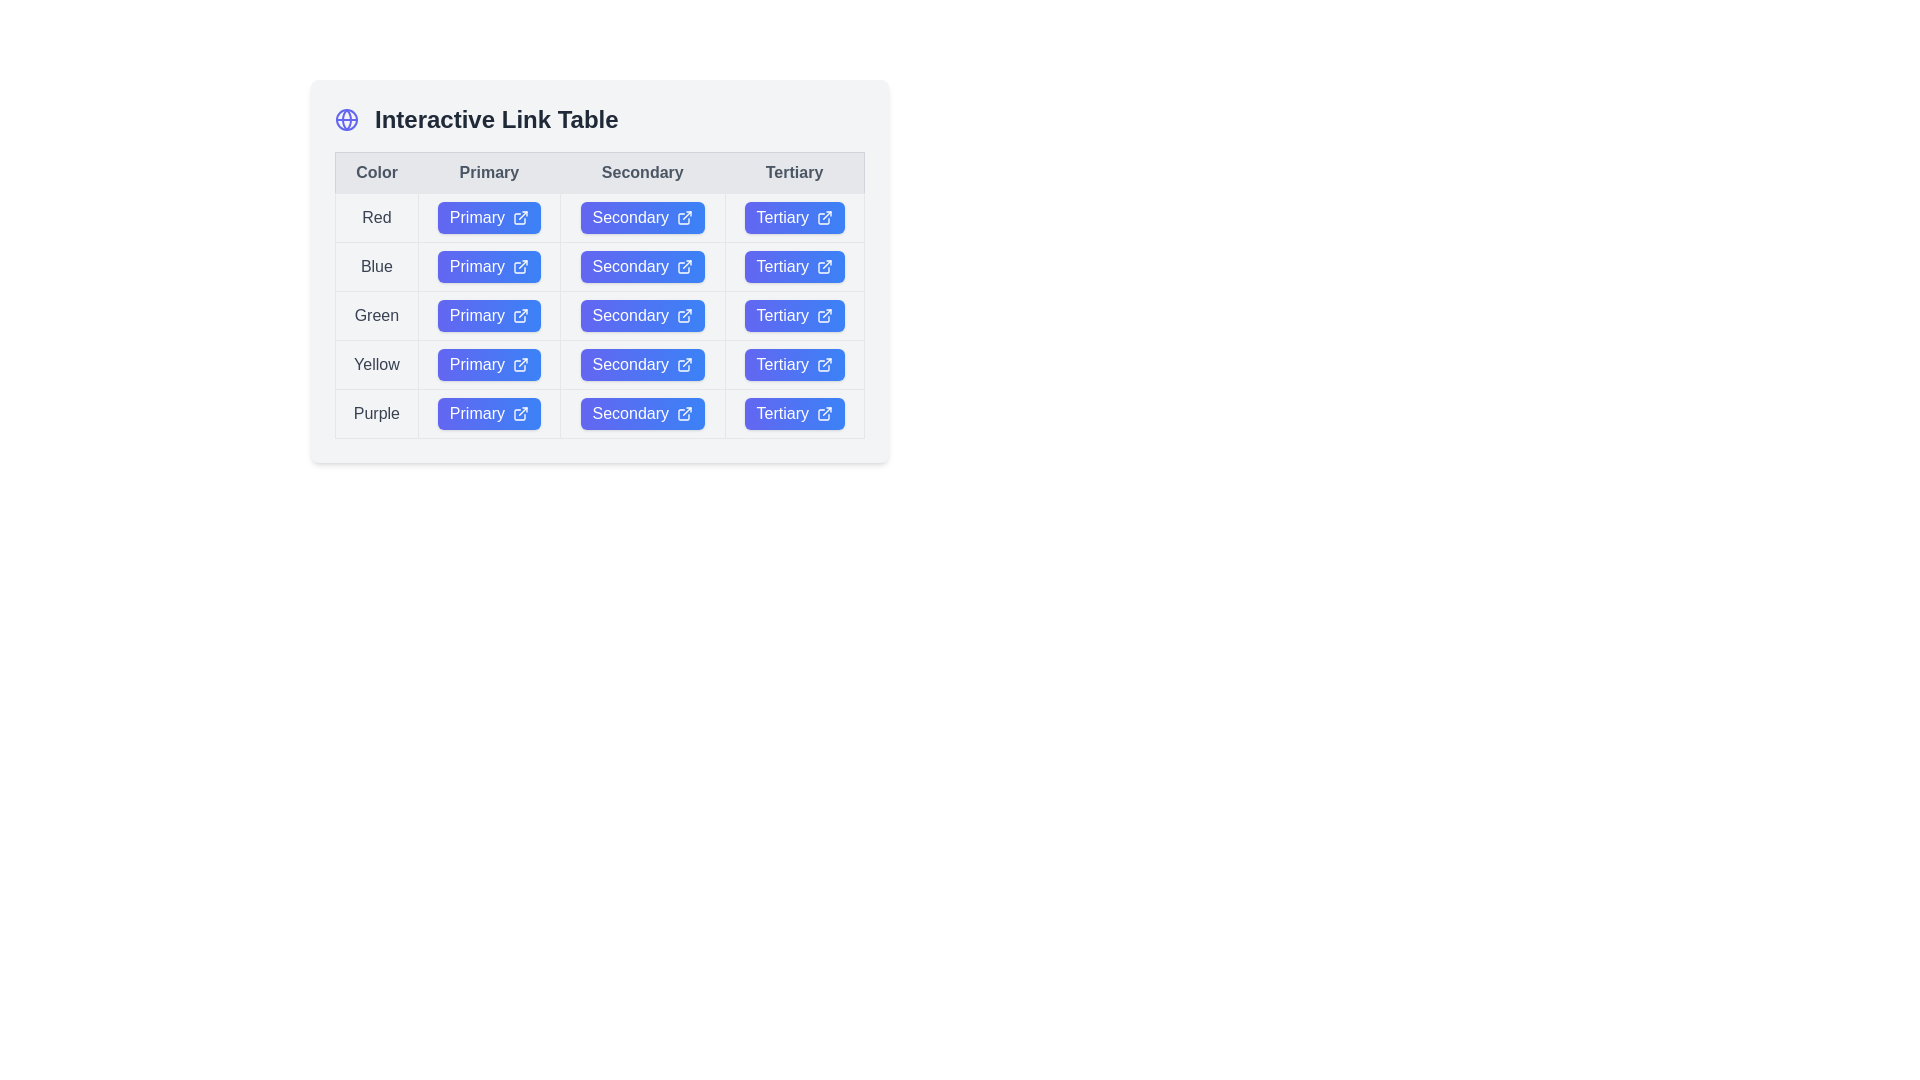  Describe the element at coordinates (489, 412) in the screenshot. I see `the 'Primary' button with a gradient background and an external link icon` at that location.